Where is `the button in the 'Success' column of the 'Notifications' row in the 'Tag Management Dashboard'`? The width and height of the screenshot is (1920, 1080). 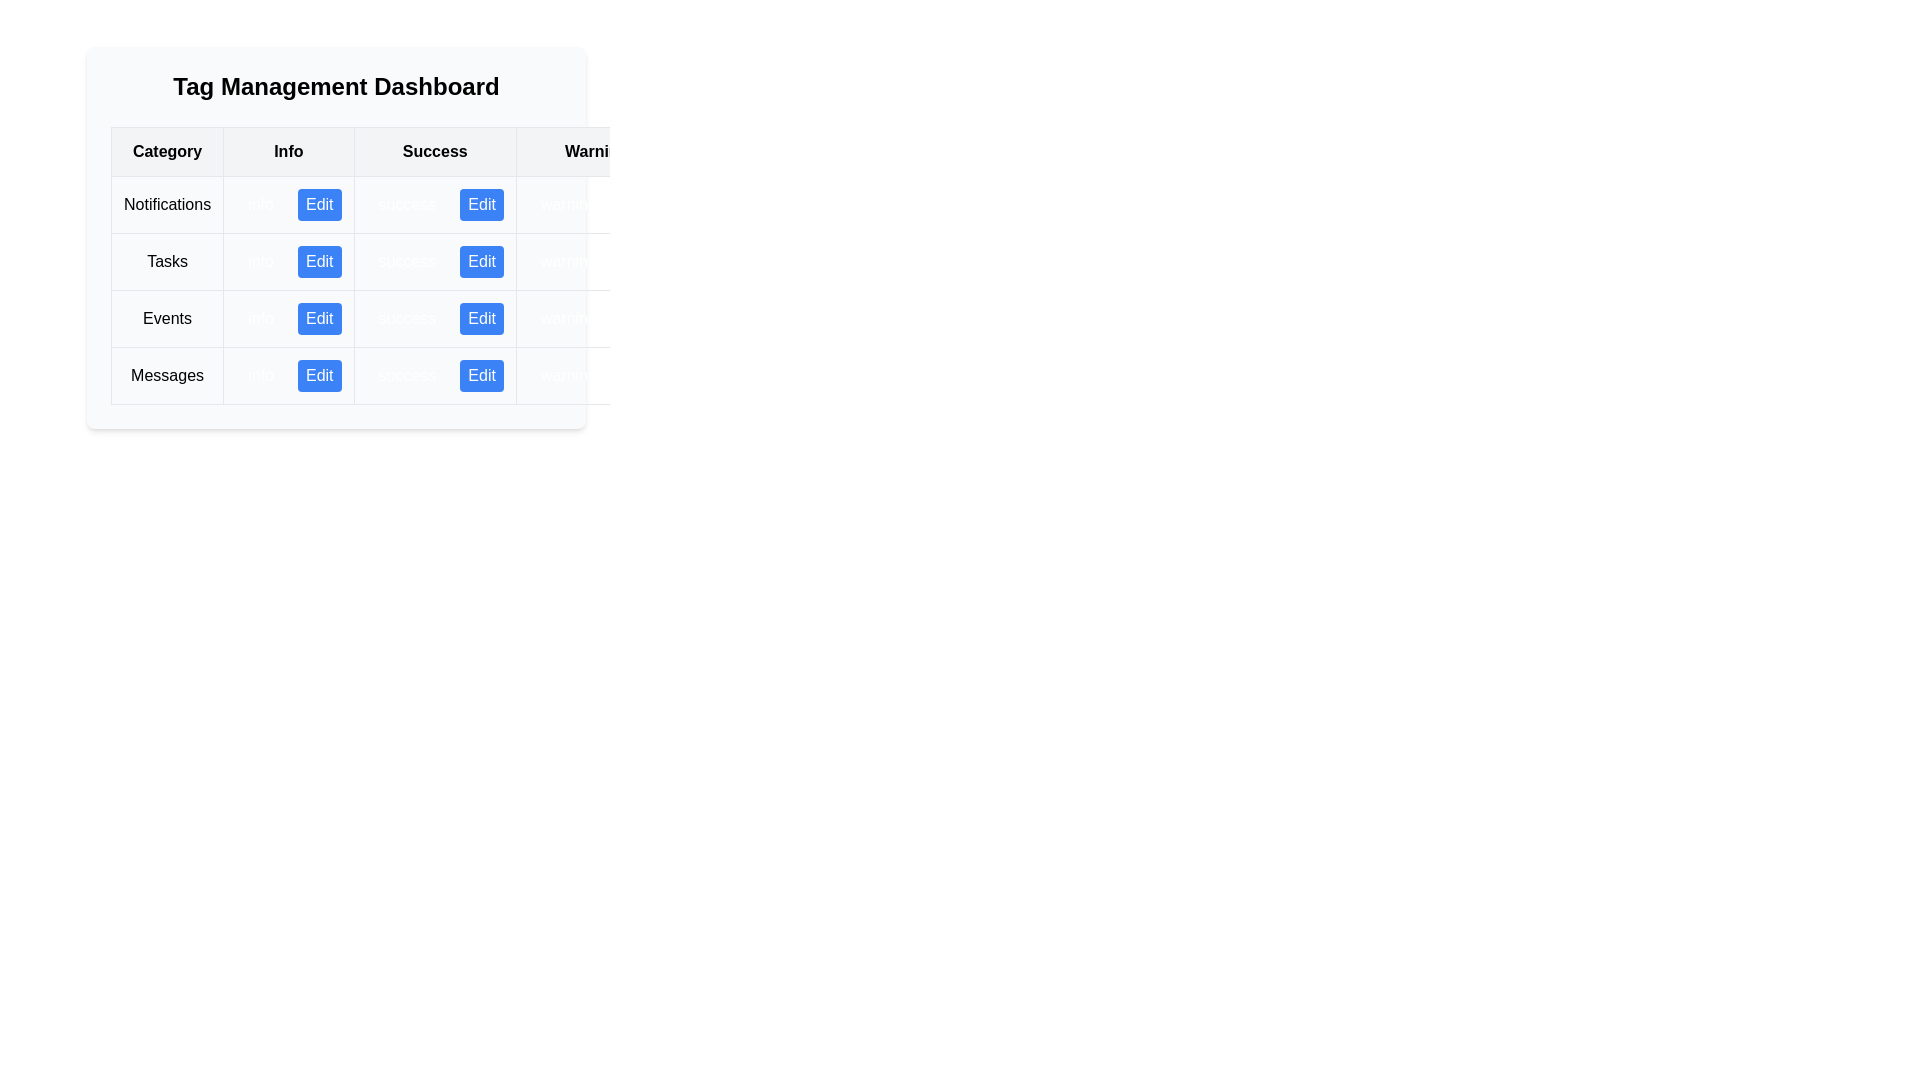 the button in the 'Success' column of the 'Notifications' row in the 'Tag Management Dashboard' is located at coordinates (481, 204).